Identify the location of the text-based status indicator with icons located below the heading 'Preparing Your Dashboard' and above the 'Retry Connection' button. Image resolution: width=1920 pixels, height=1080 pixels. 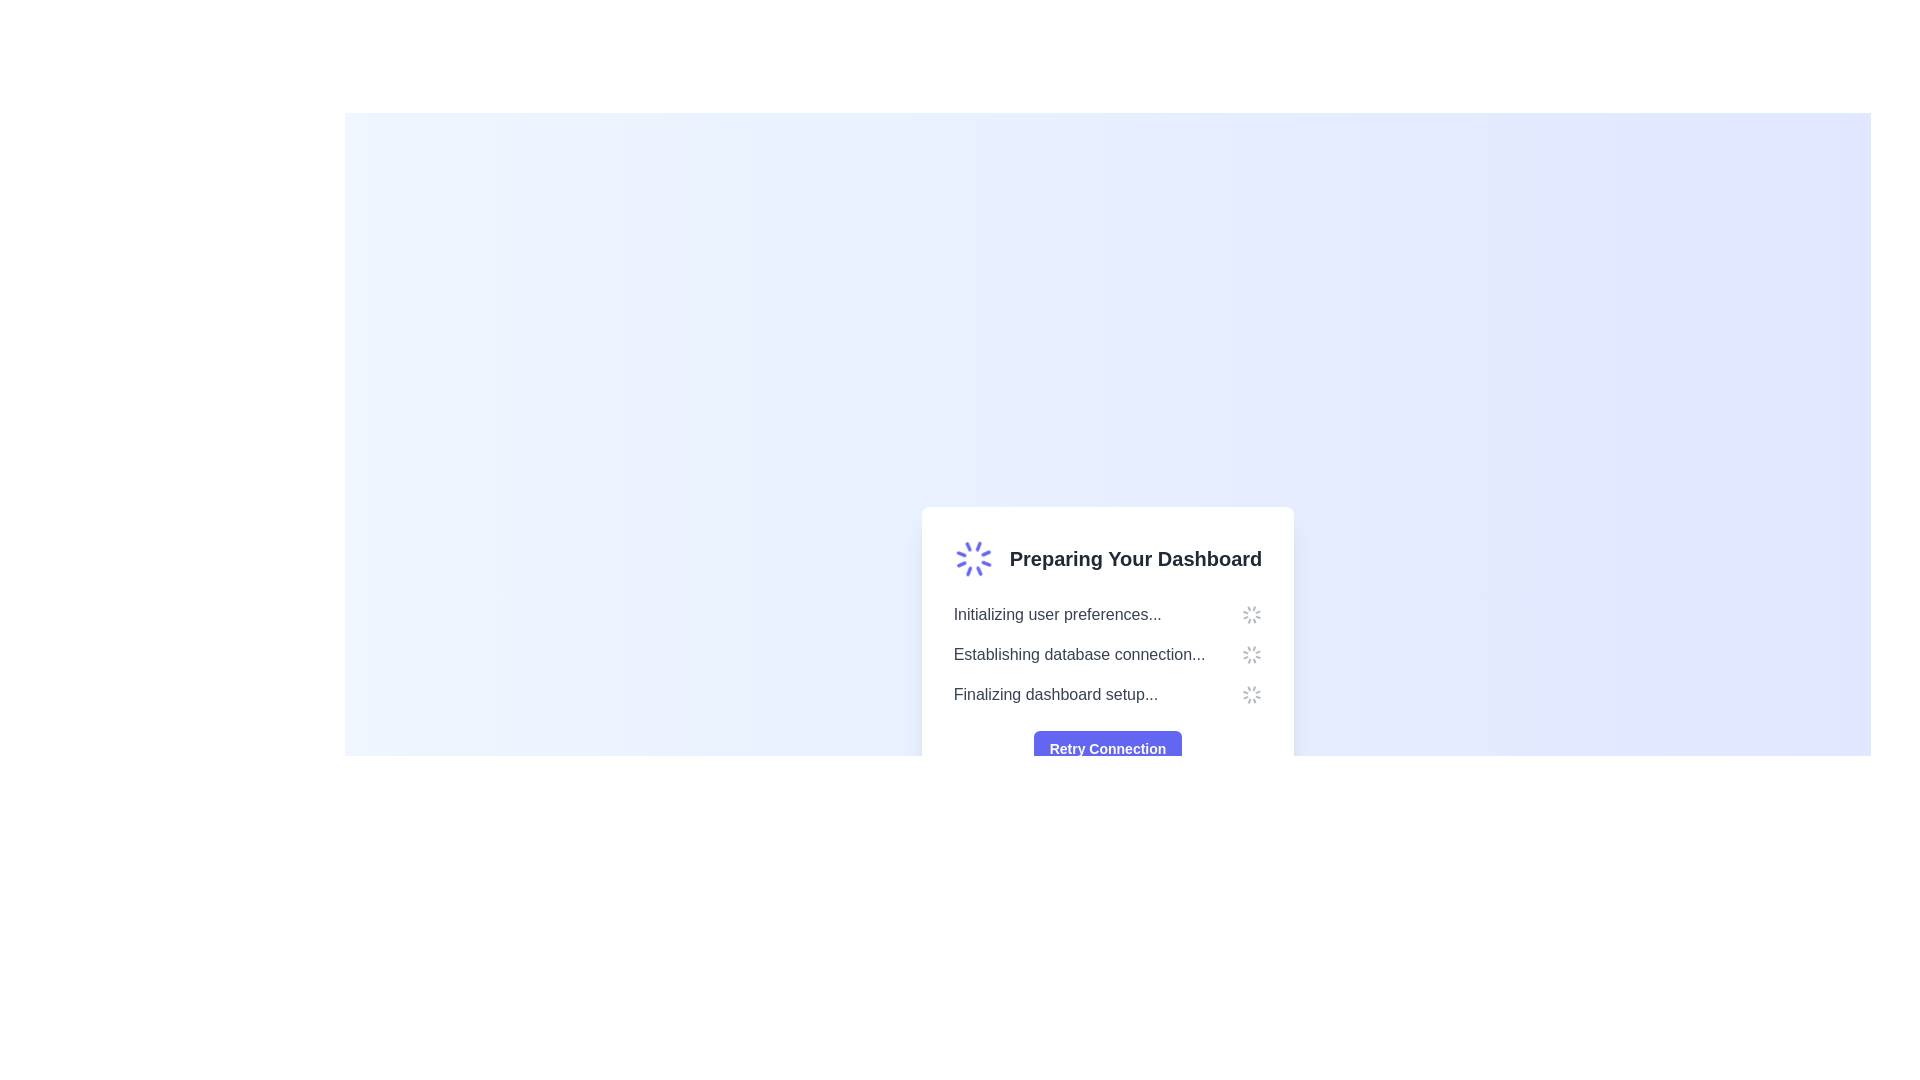
(1107, 655).